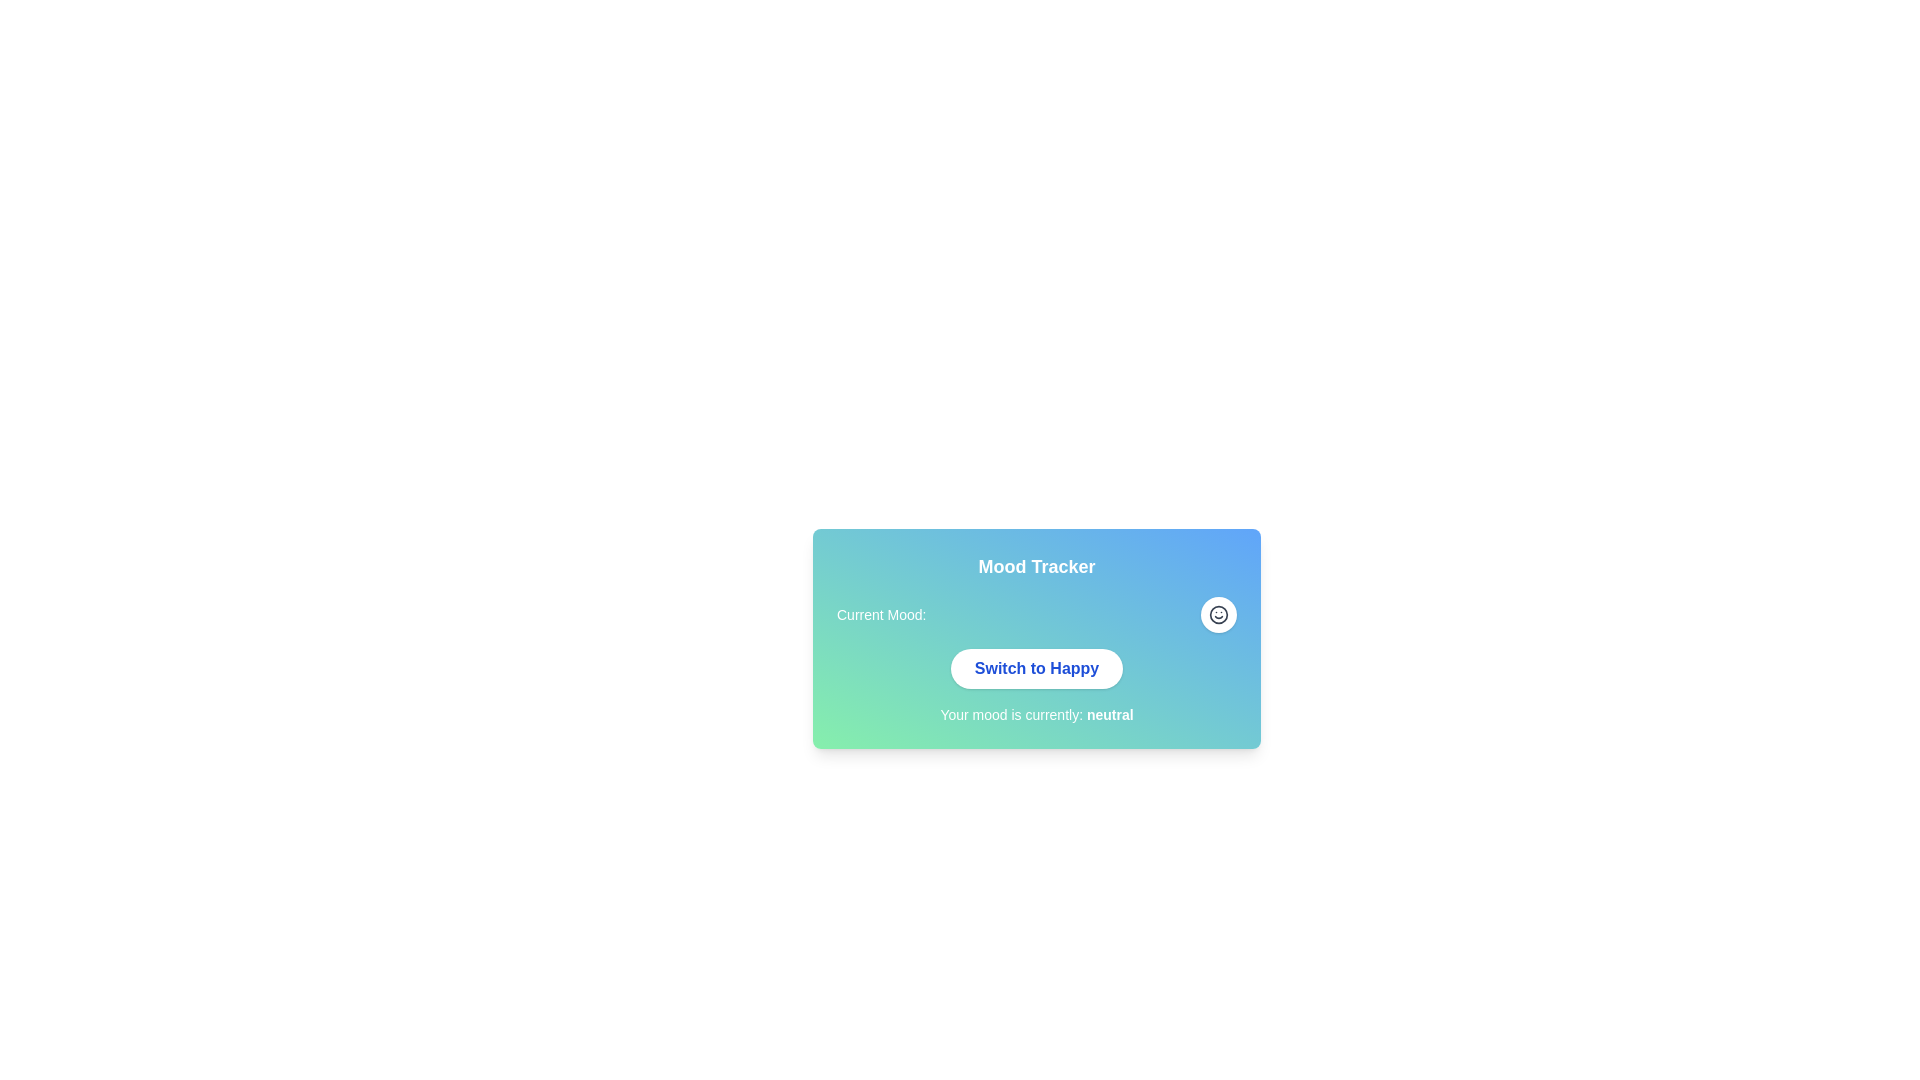  I want to click on the 'Mood Tracker' modal content area, so click(1036, 675).